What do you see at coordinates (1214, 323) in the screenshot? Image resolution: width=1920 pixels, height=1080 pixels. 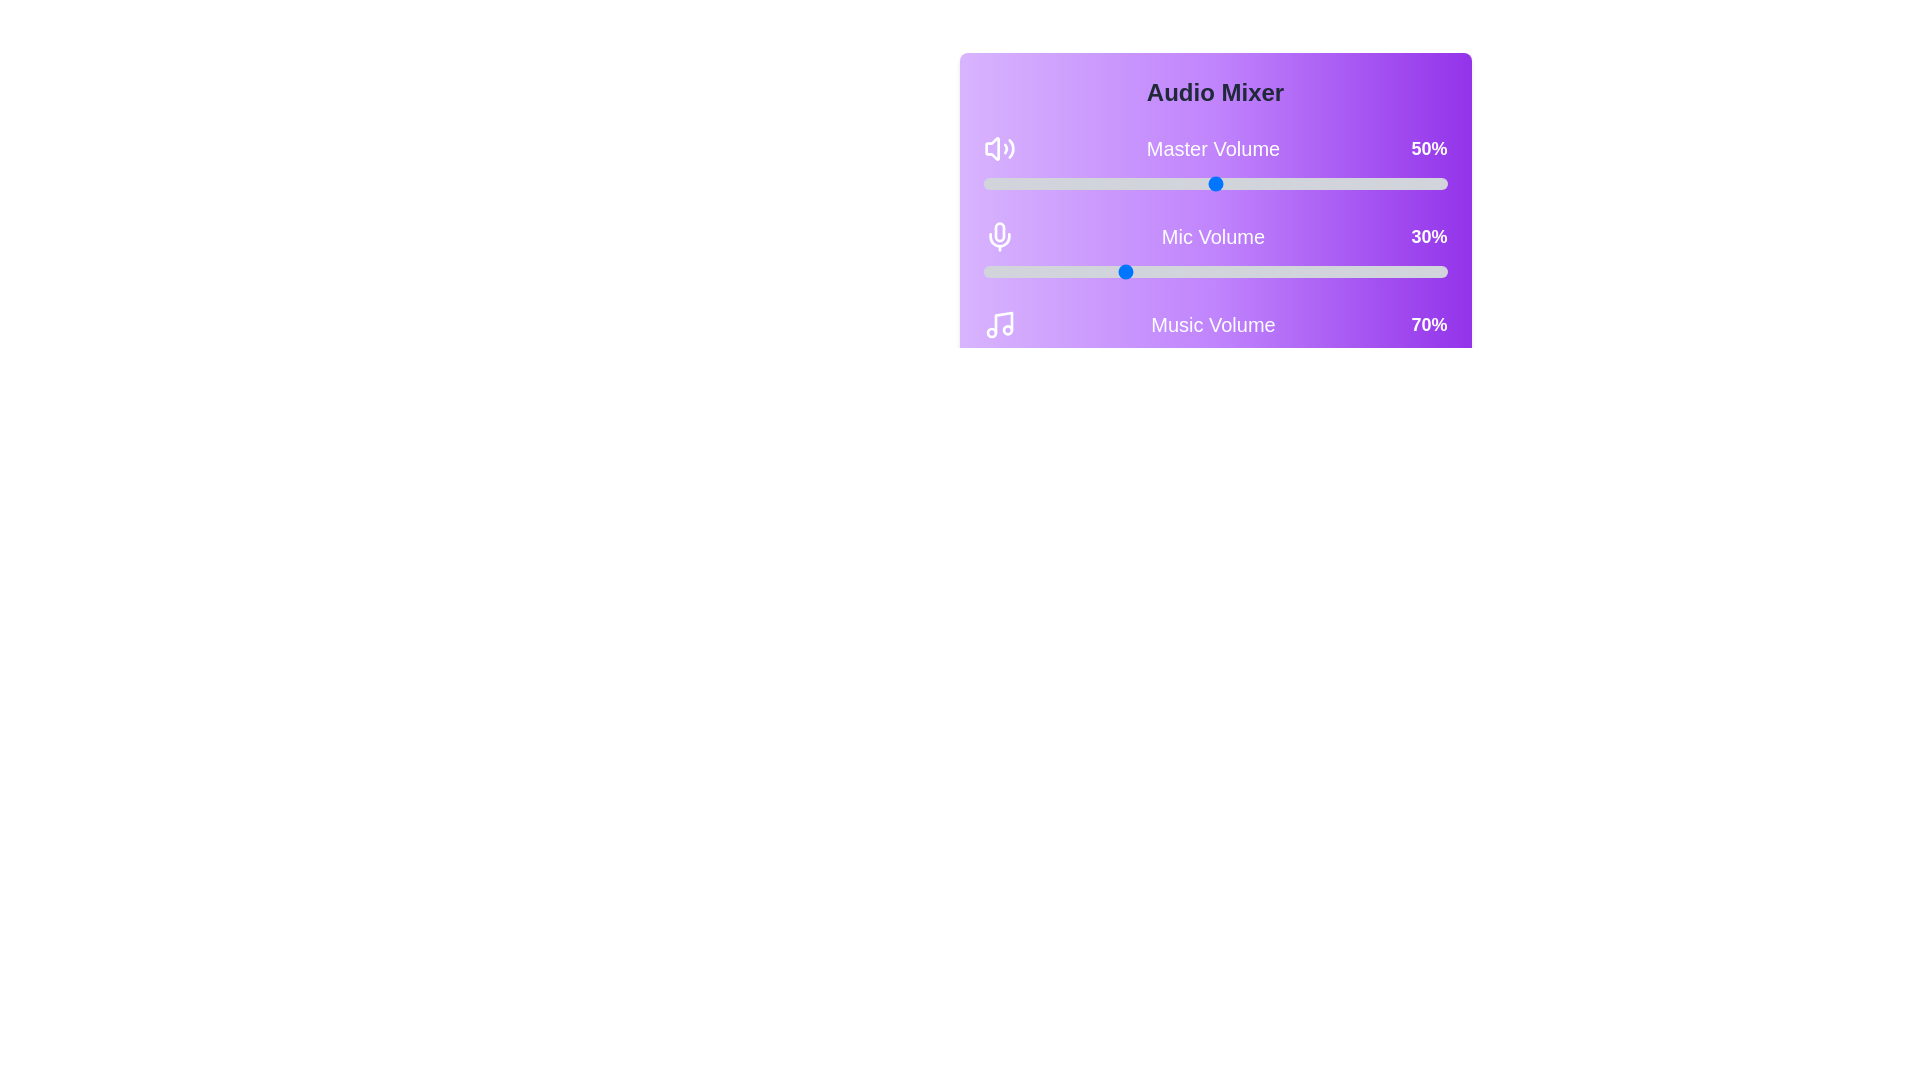 I see `the Informative Label displaying 'Music Volume' with a percentage of '70%' and a music note icon, which is the third element in a series of volume sections` at bounding box center [1214, 323].